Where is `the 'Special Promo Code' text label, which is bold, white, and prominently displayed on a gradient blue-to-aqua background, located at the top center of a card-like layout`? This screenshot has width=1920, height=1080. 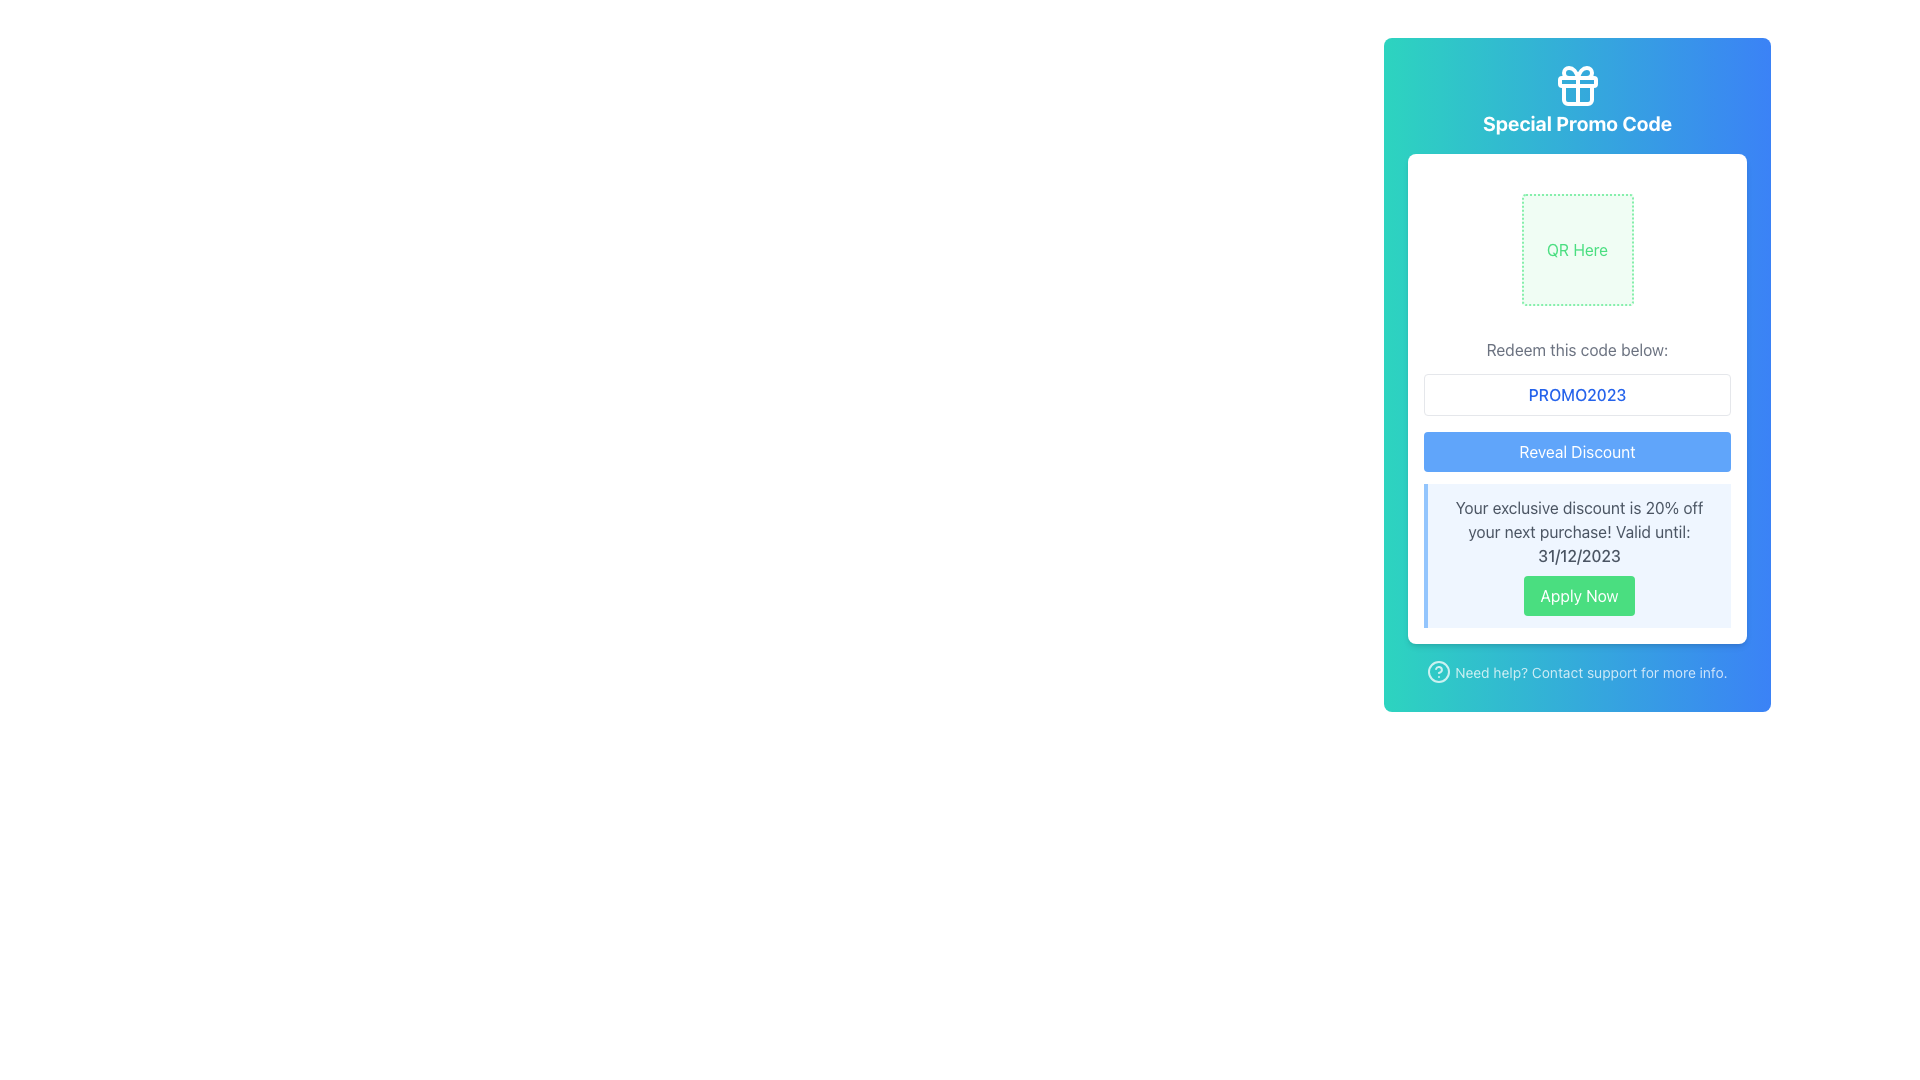 the 'Special Promo Code' text label, which is bold, white, and prominently displayed on a gradient blue-to-aqua background, located at the top center of a card-like layout is located at coordinates (1576, 123).